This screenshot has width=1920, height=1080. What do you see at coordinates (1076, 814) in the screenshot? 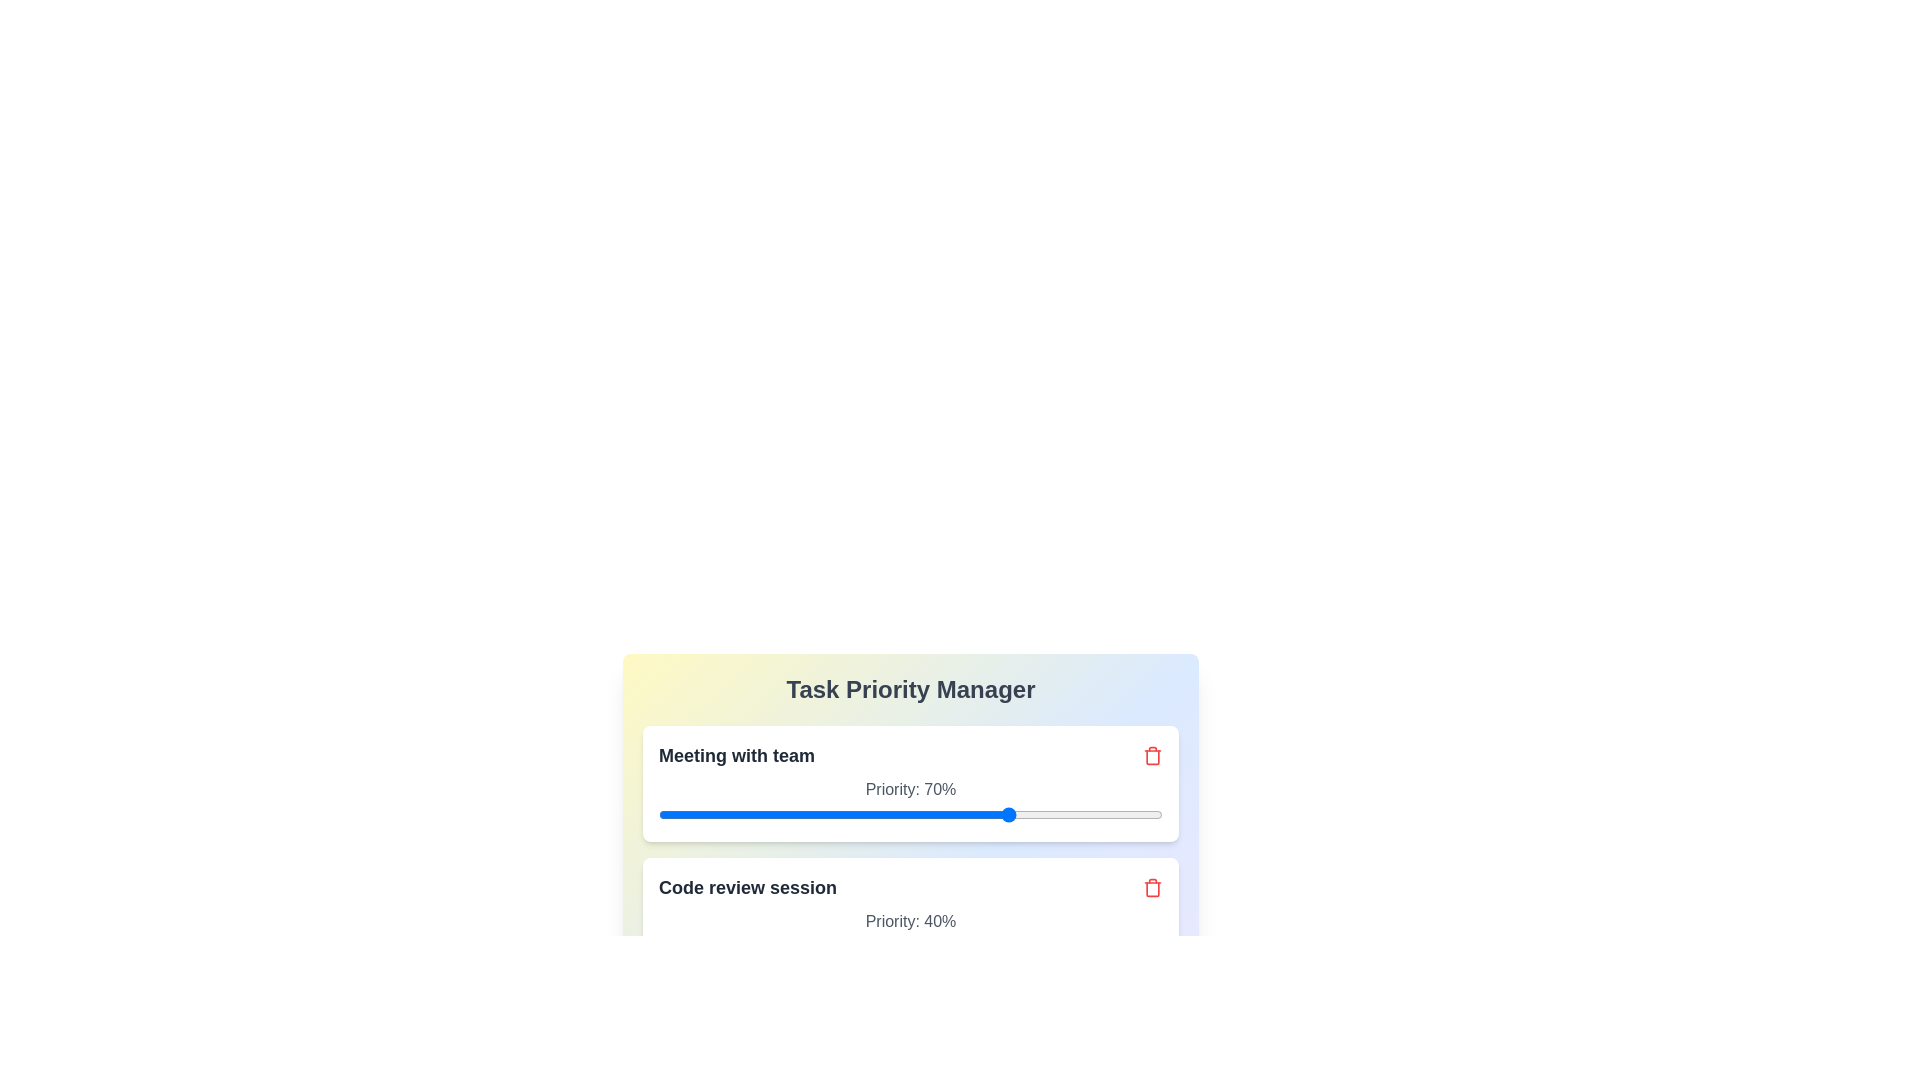
I see `priority` at bounding box center [1076, 814].